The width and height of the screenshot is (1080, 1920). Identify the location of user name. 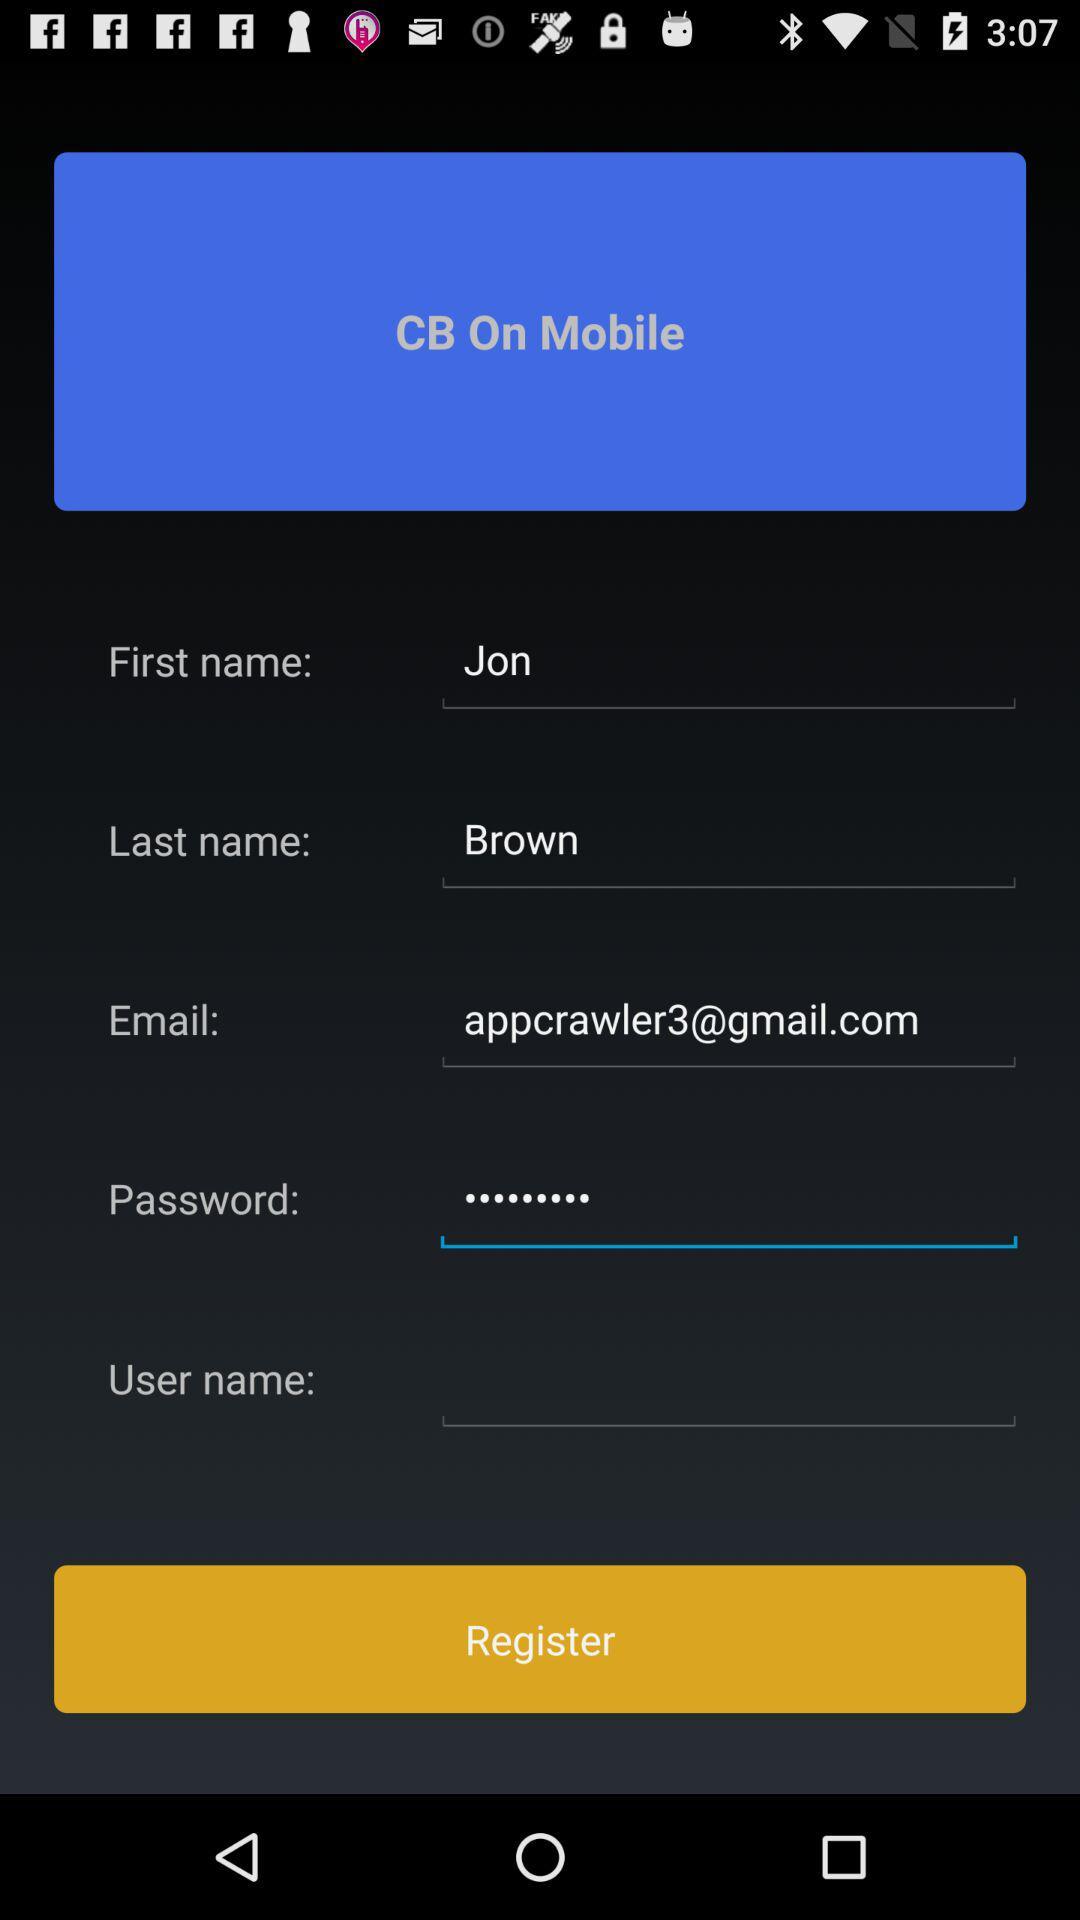
(729, 1376).